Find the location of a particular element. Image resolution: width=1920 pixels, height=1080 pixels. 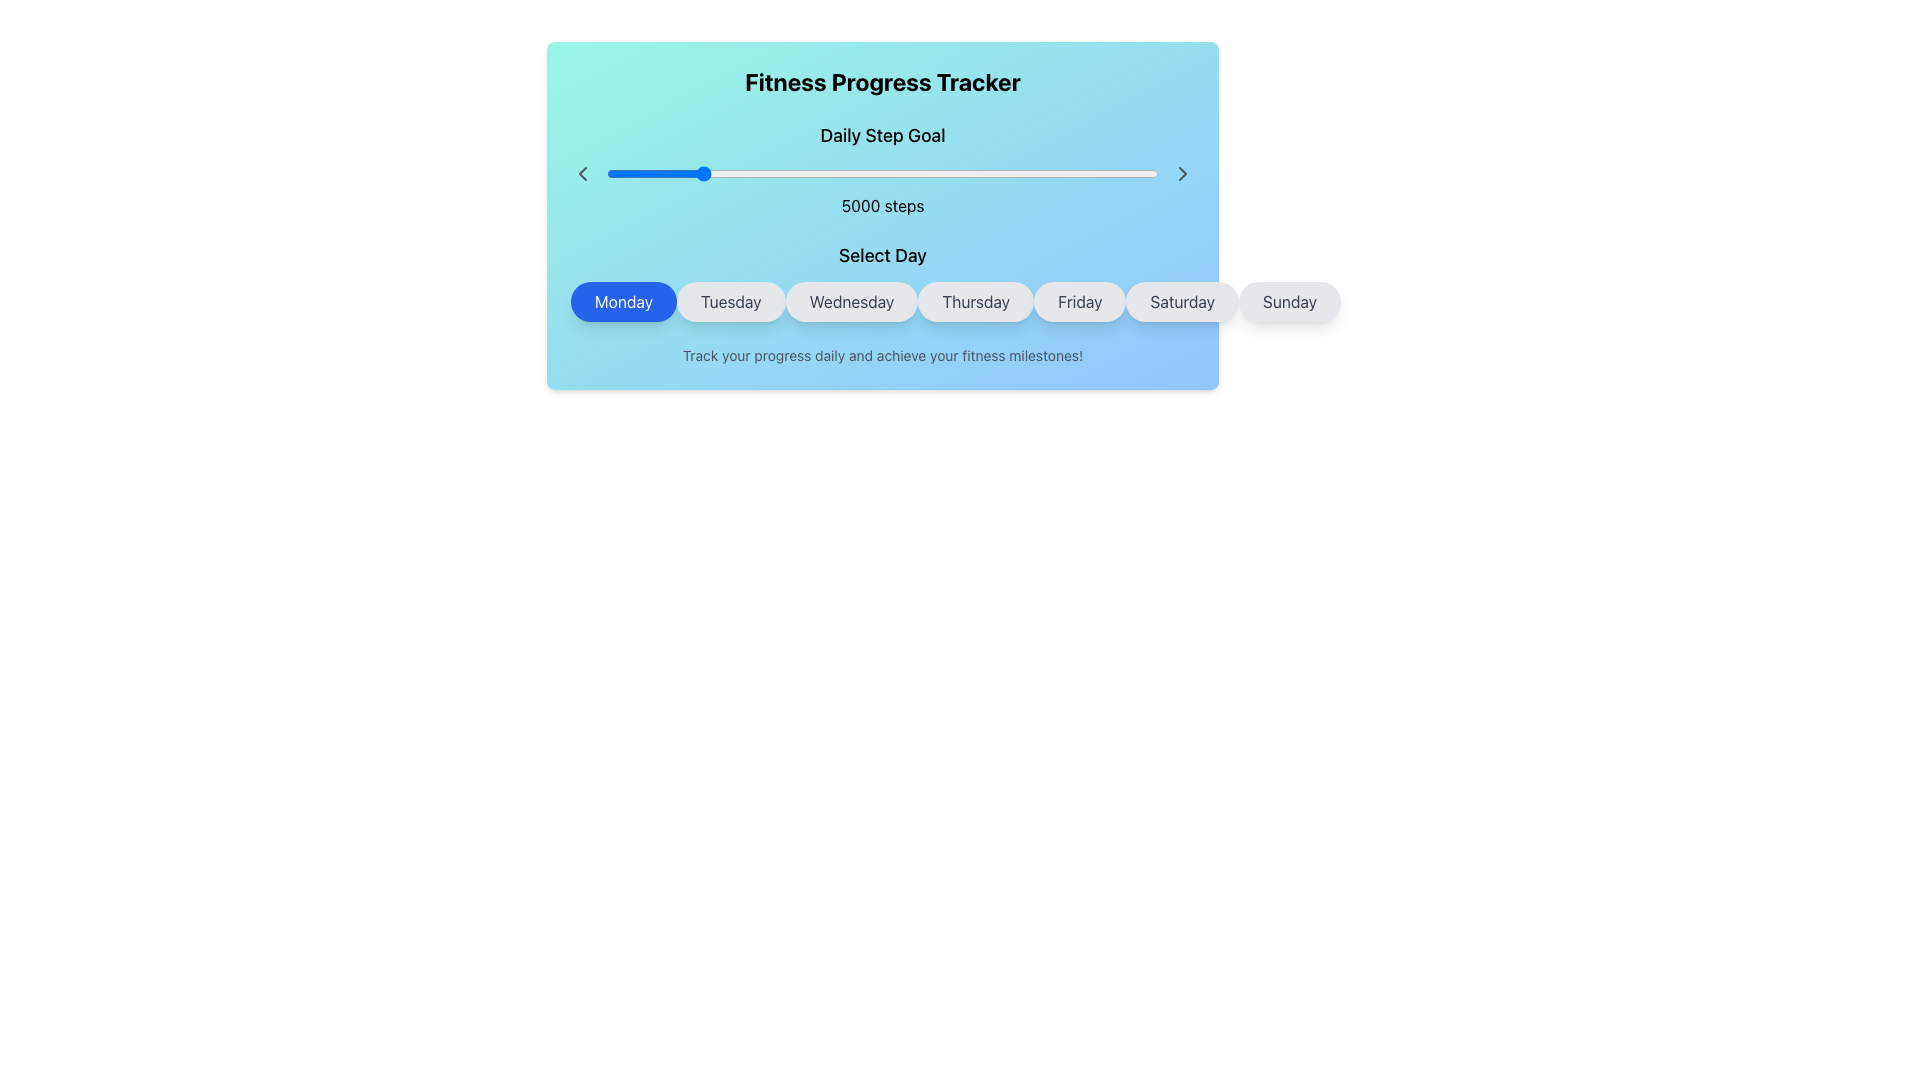

the daily step goal is located at coordinates (667, 172).